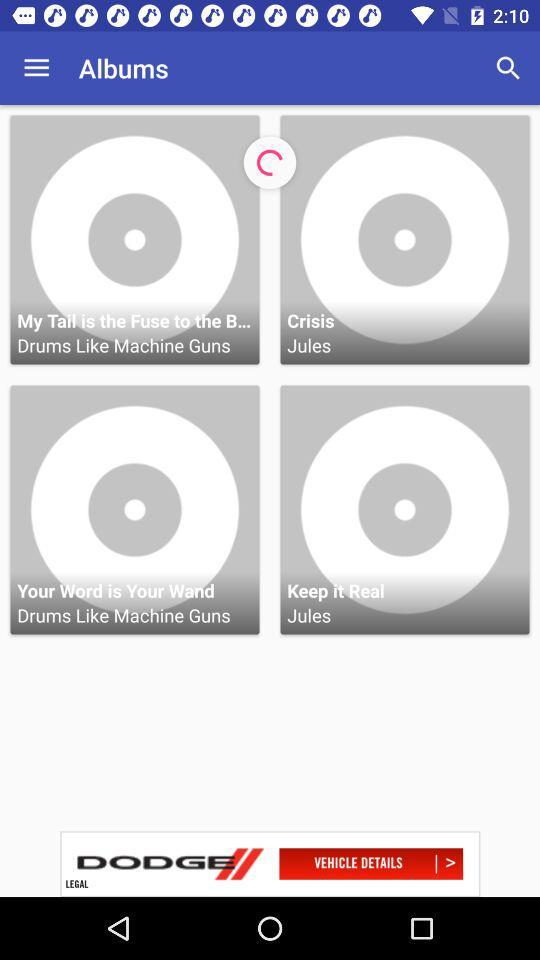  I want to click on loading icon on a page, so click(270, 162).